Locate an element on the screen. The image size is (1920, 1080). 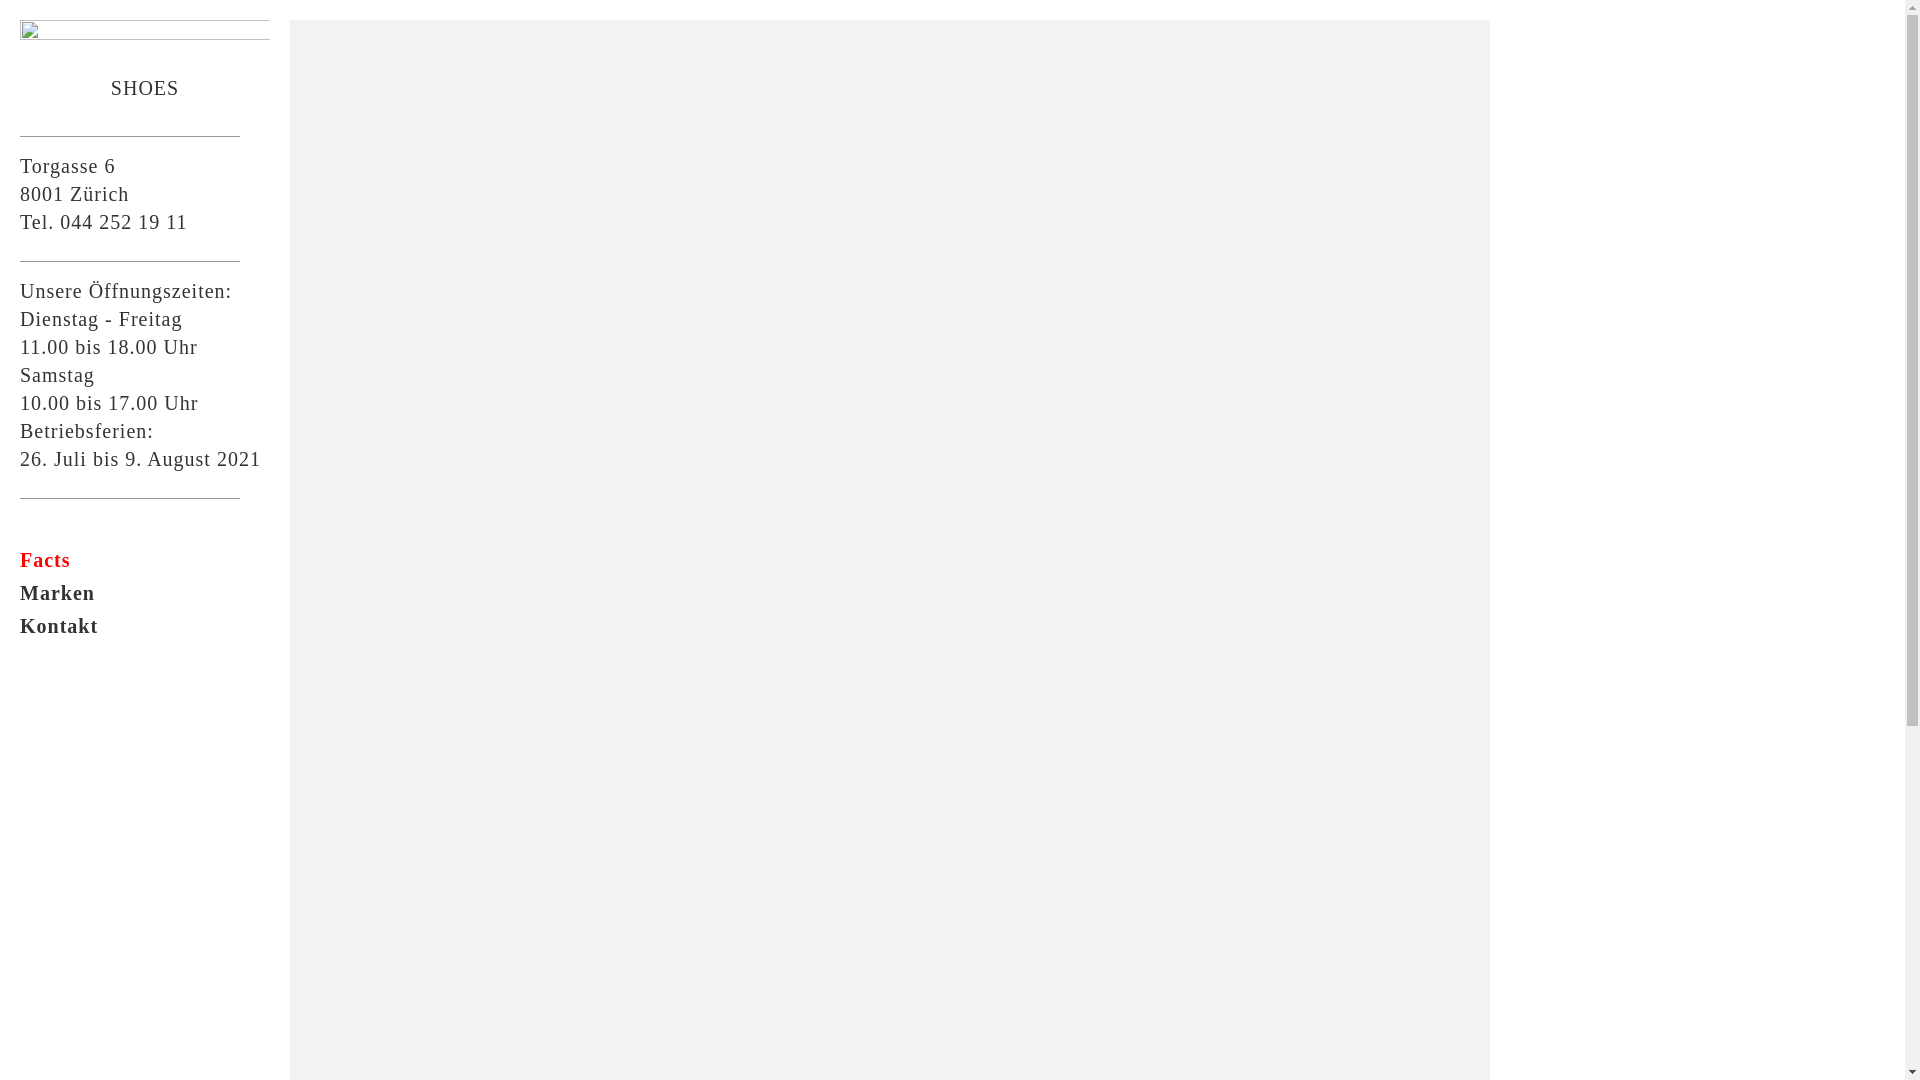
'Facts' is located at coordinates (19, 560).